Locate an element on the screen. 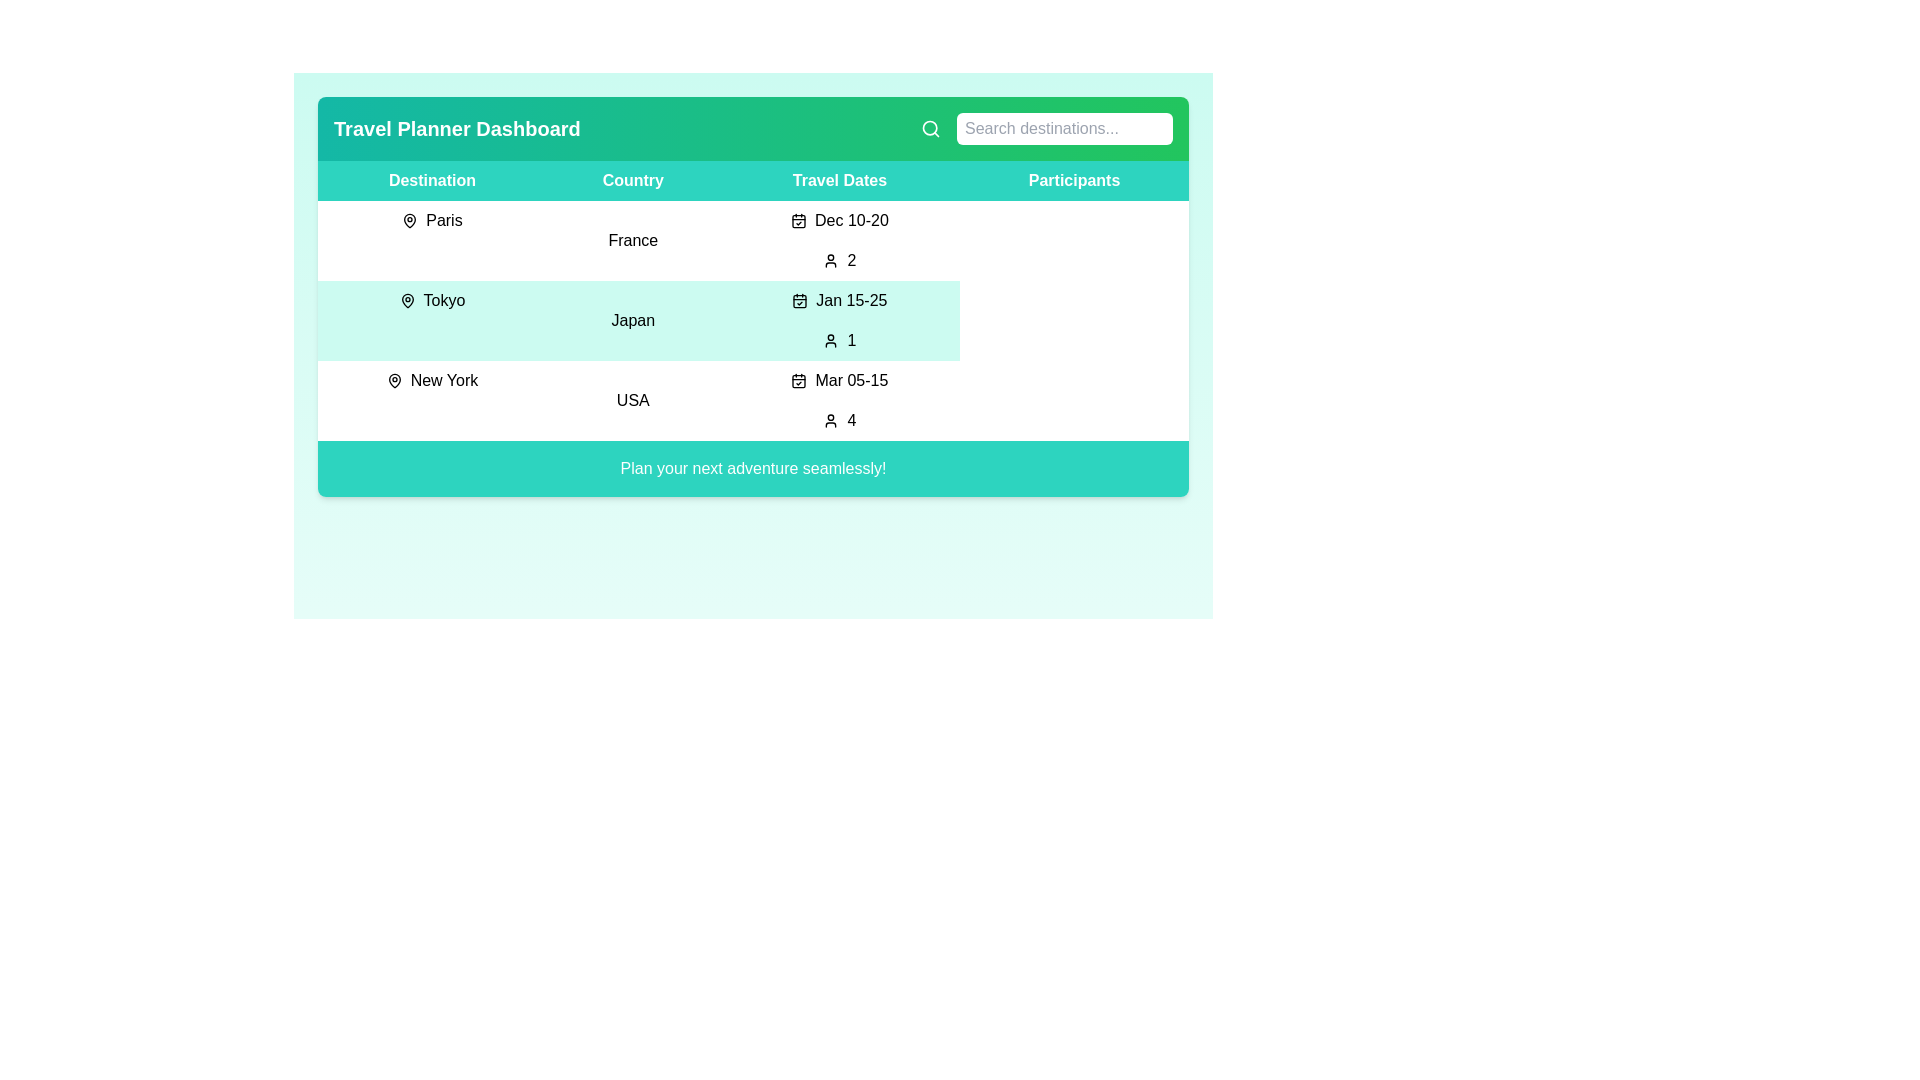 This screenshot has height=1080, width=1920. the user figure icon located in the second row of the 'Participants' column, adjacent to the text '1' in the 'Travel Planner Dashboard' is located at coordinates (831, 339).